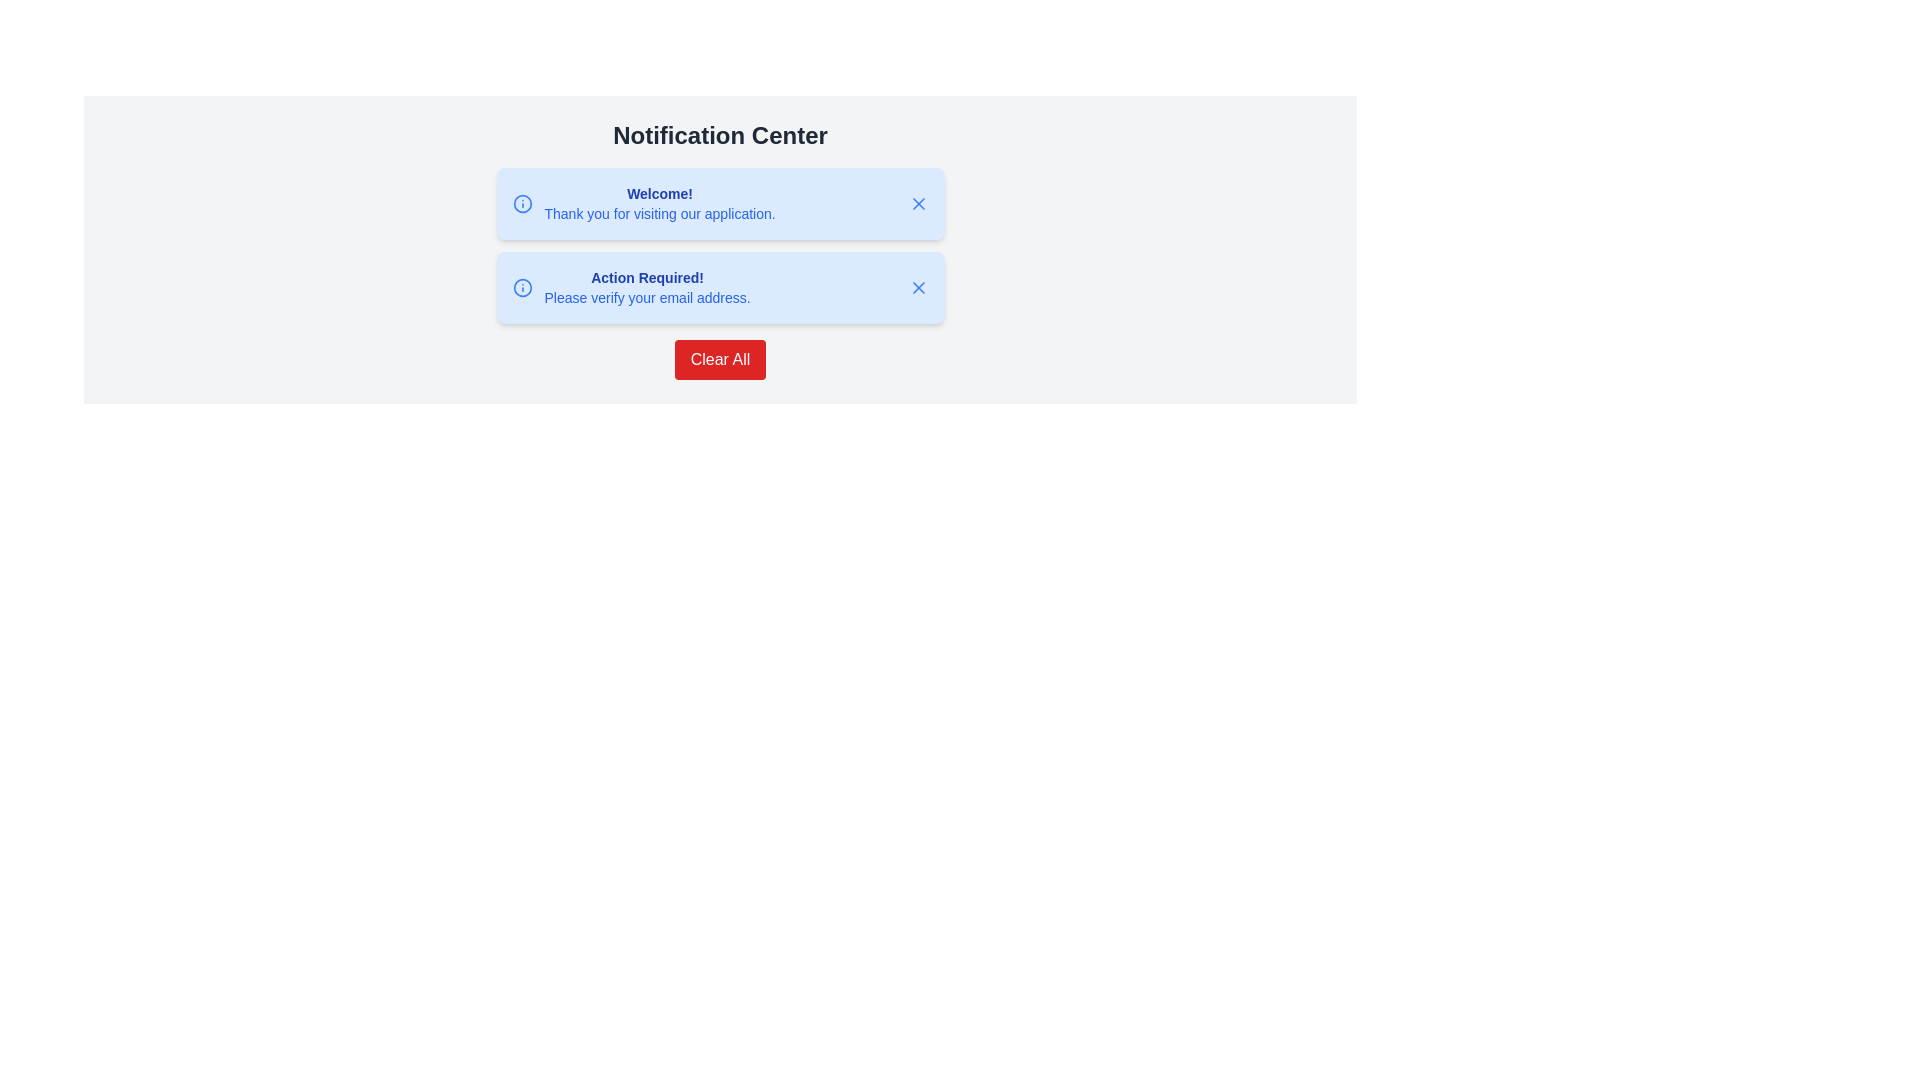 The height and width of the screenshot is (1080, 1920). Describe the element at coordinates (917, 288) in the screenshot. I see `the close icon button located in the top-right corner of the second notification card containing the text 'Action Required! Please verify your email address'` at that location.